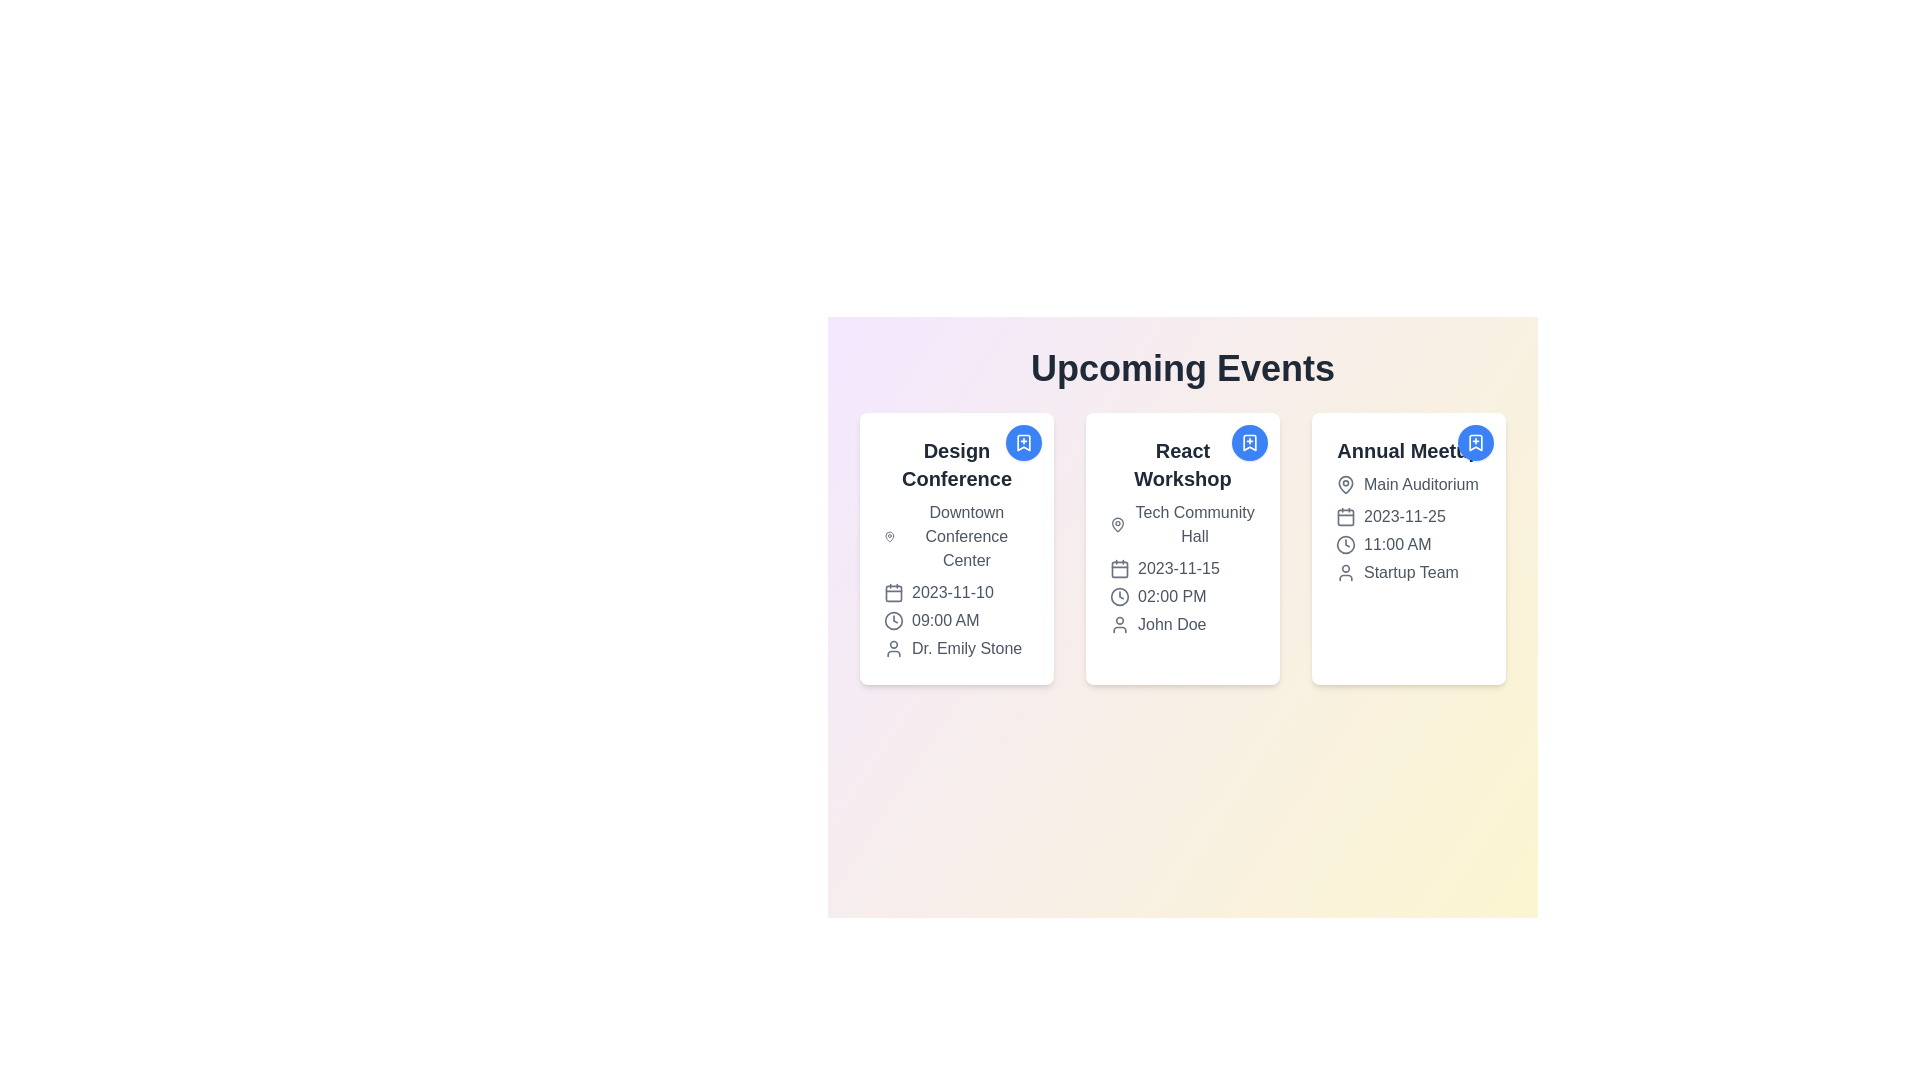 This screenshot has height=1080, width=1920. Describe the element at coordinates (1345, 544) in the screenshot. I see `the clock icon located in the third card next to the '11:00 AM' text, which visually represents time information` at that location.